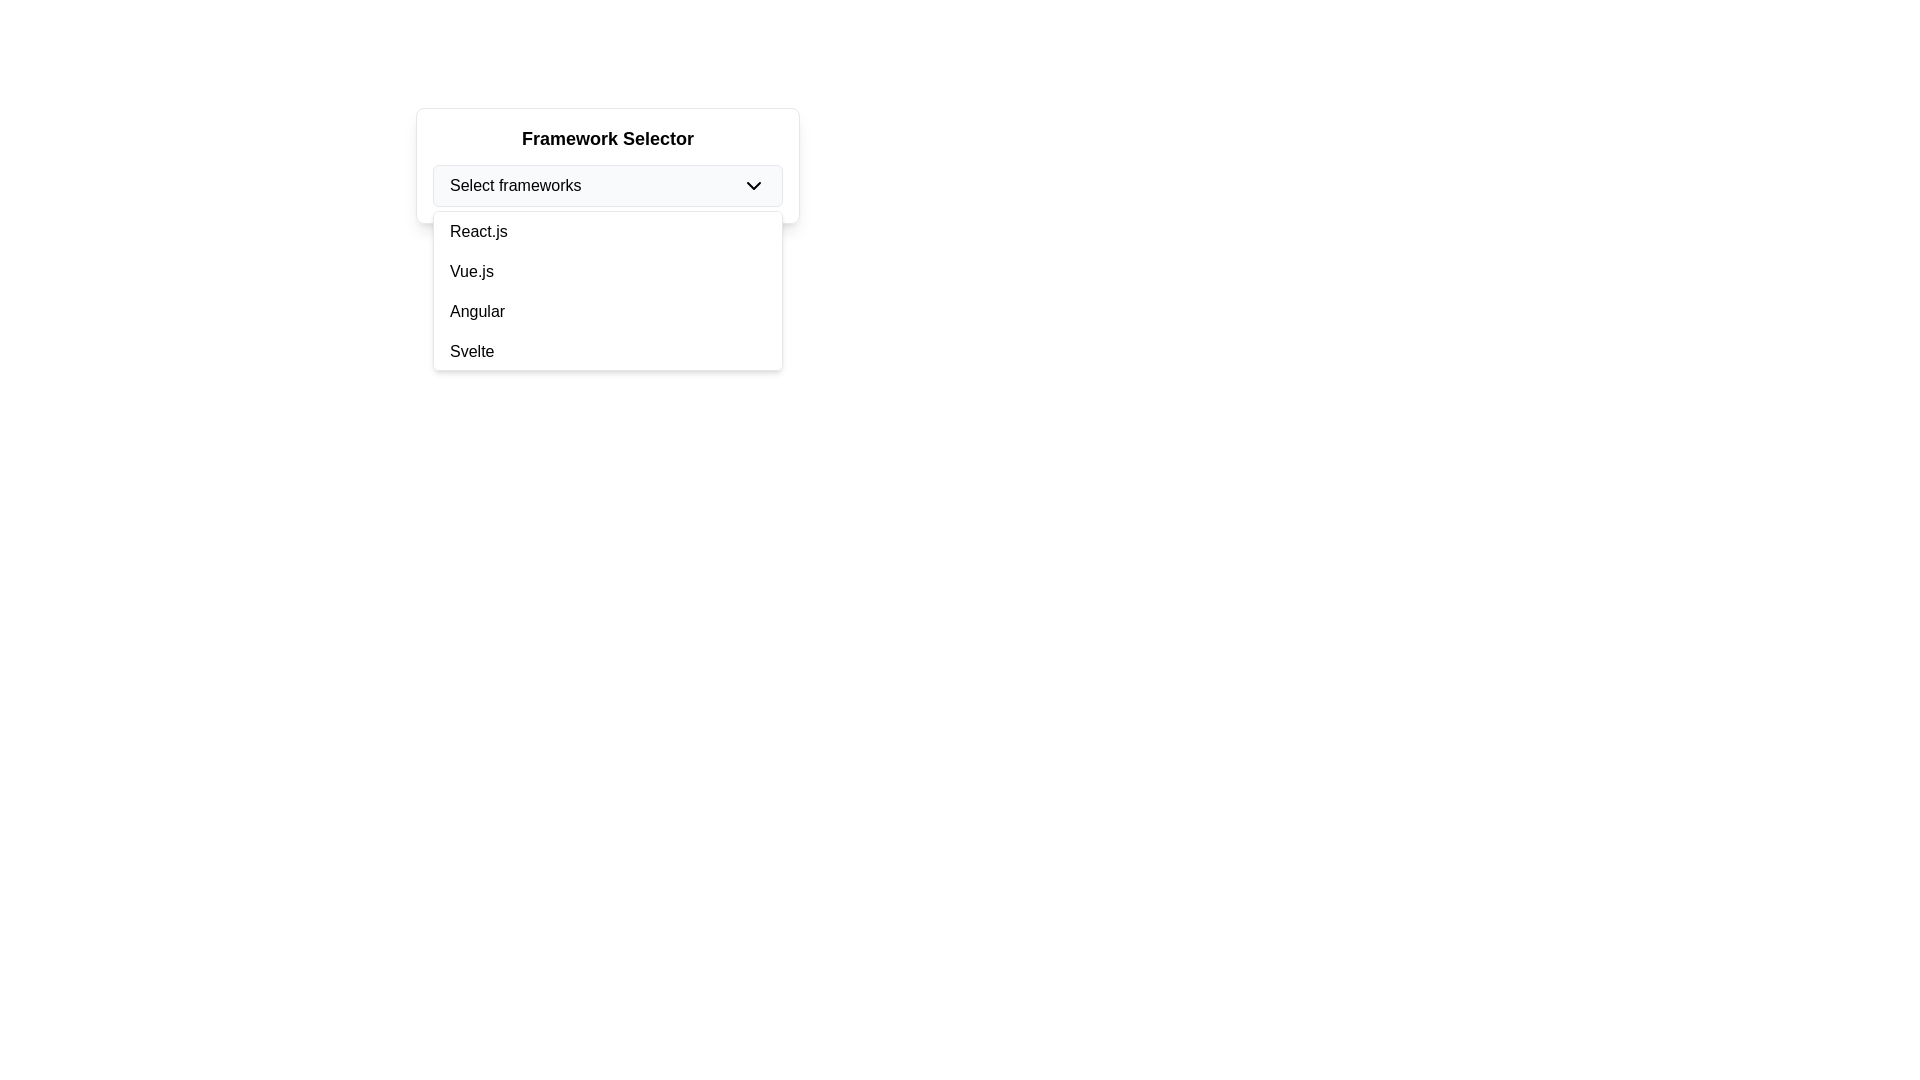  Describe the element at coordinates (752, 185) in the screenshot. I see `the chevron icon on the right side of the 'Select frameworks' dropdown button` at that location.